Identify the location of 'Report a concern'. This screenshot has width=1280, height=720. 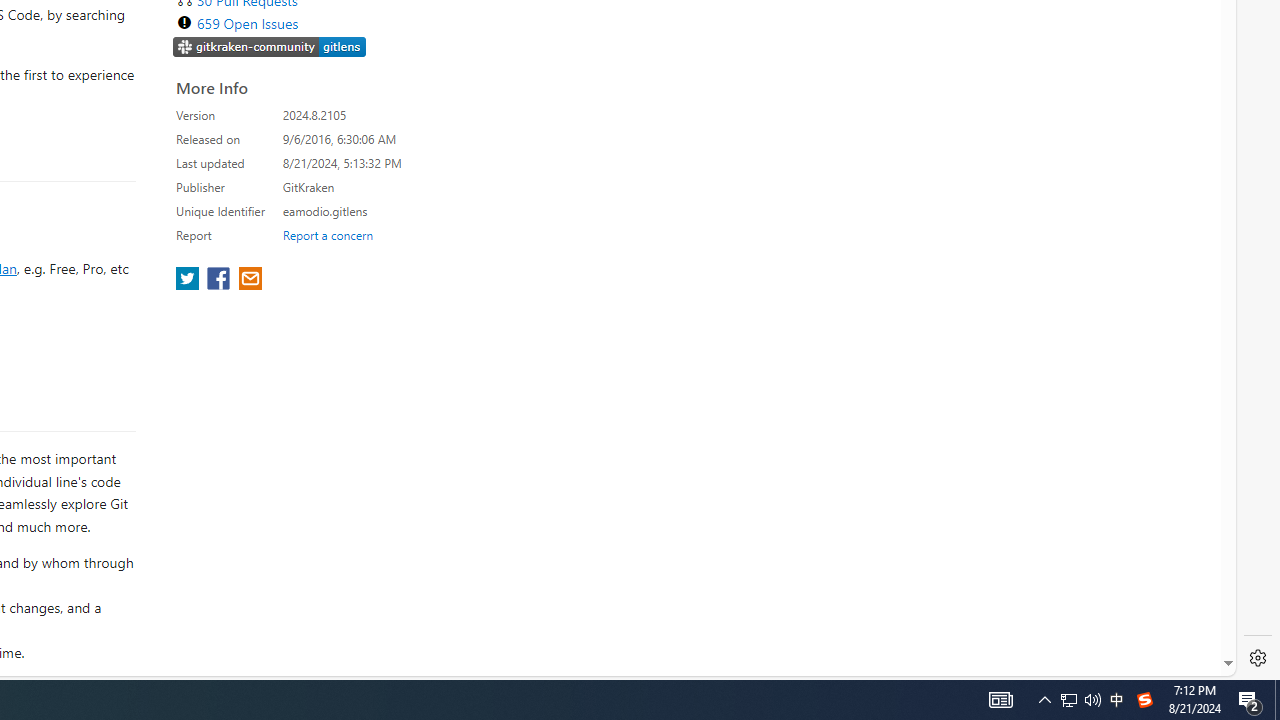
(327, 234).